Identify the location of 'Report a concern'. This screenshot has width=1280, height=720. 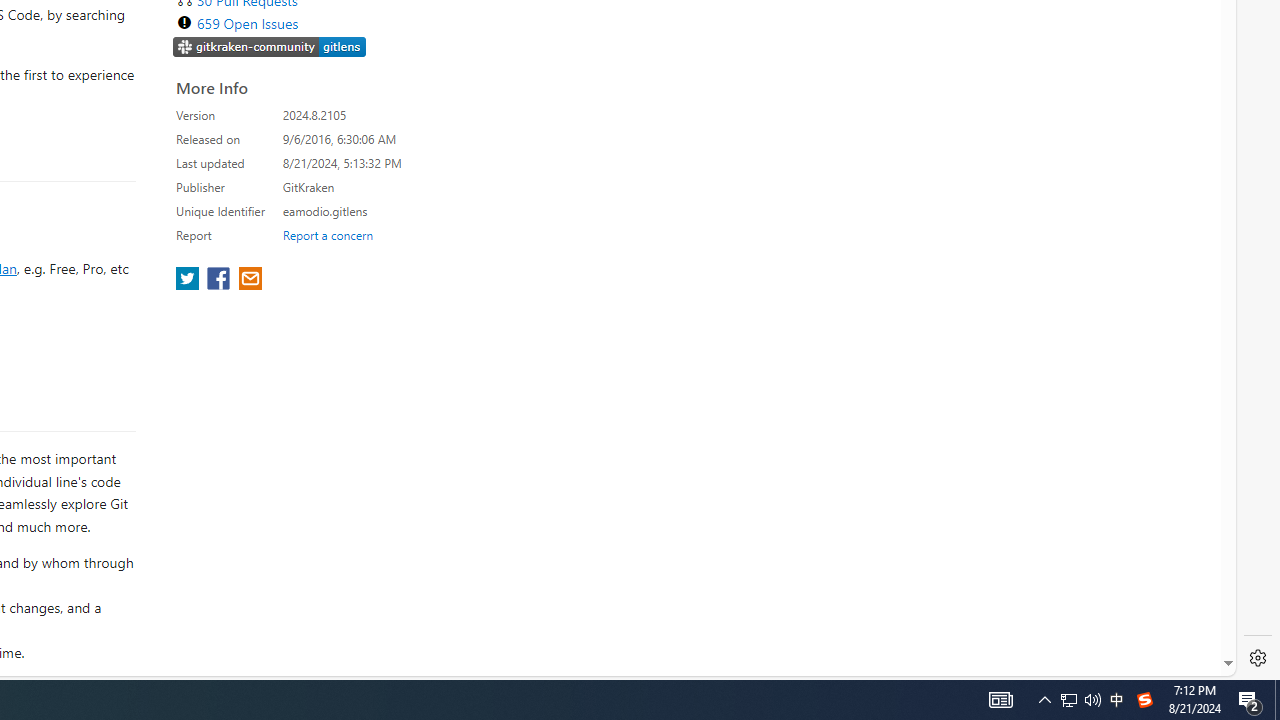
(327, 234).